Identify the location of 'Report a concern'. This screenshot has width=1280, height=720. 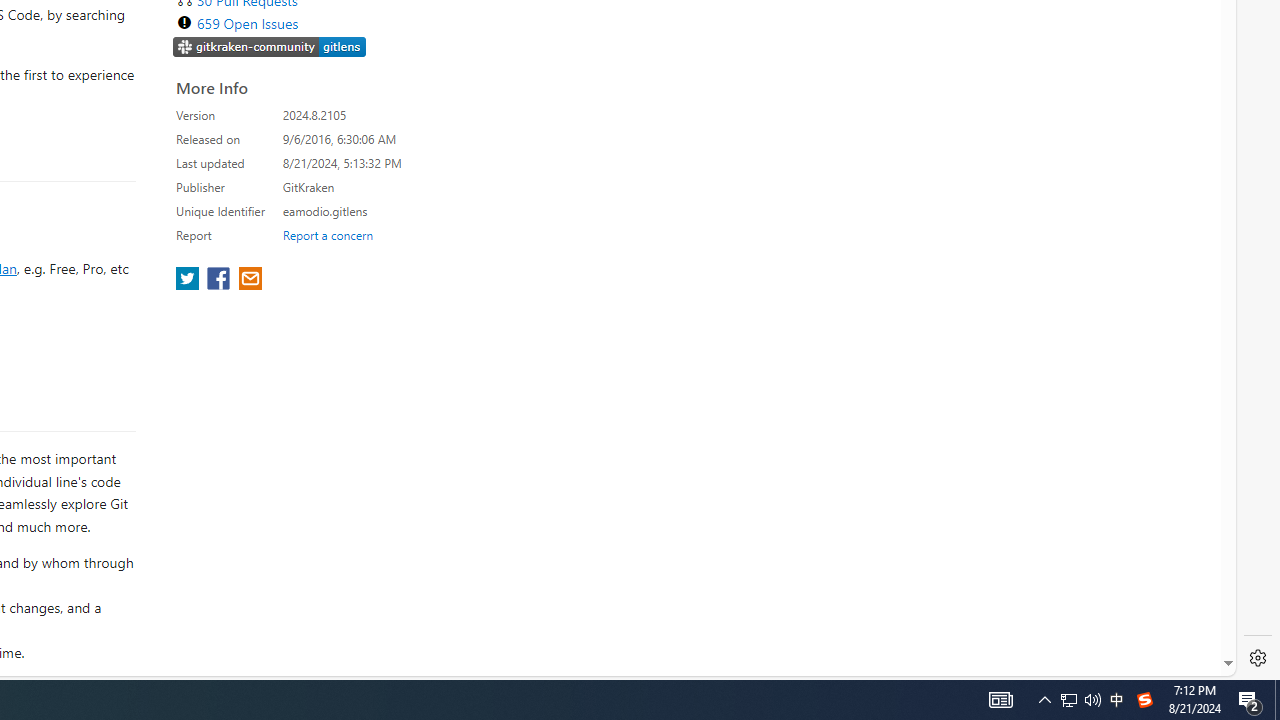
(327, 234).